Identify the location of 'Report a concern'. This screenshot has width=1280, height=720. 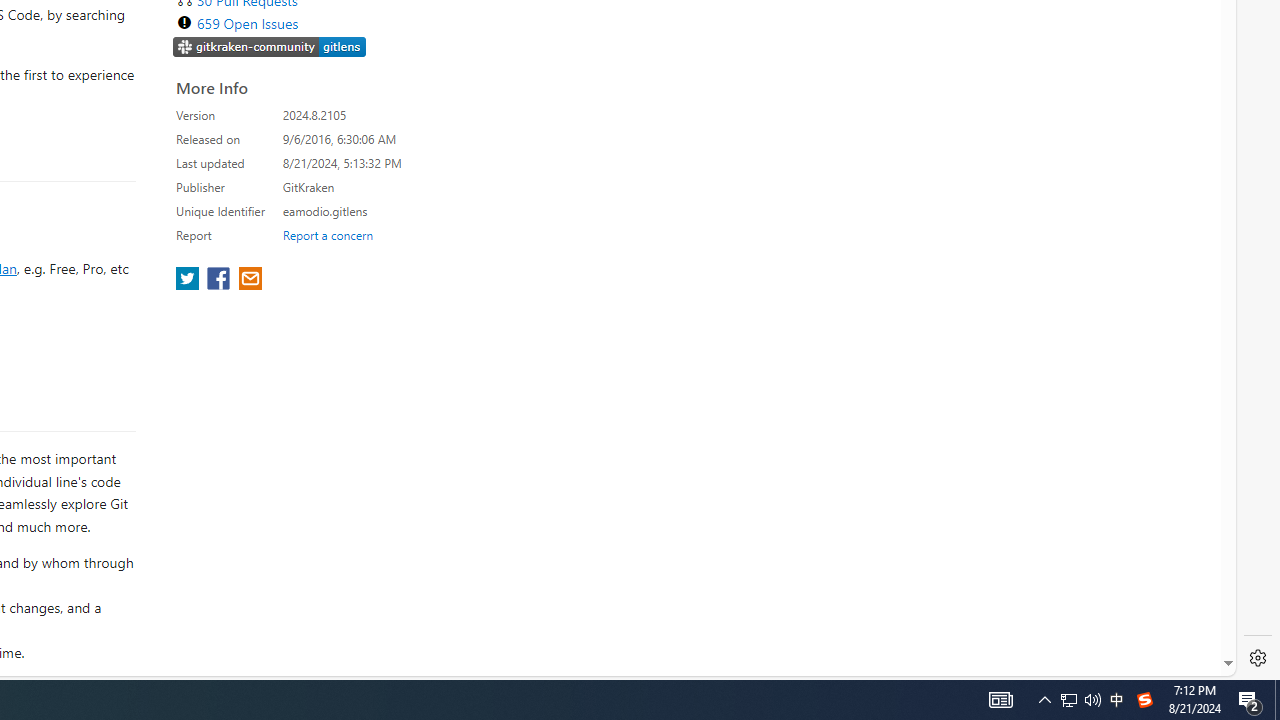
(327, 234).